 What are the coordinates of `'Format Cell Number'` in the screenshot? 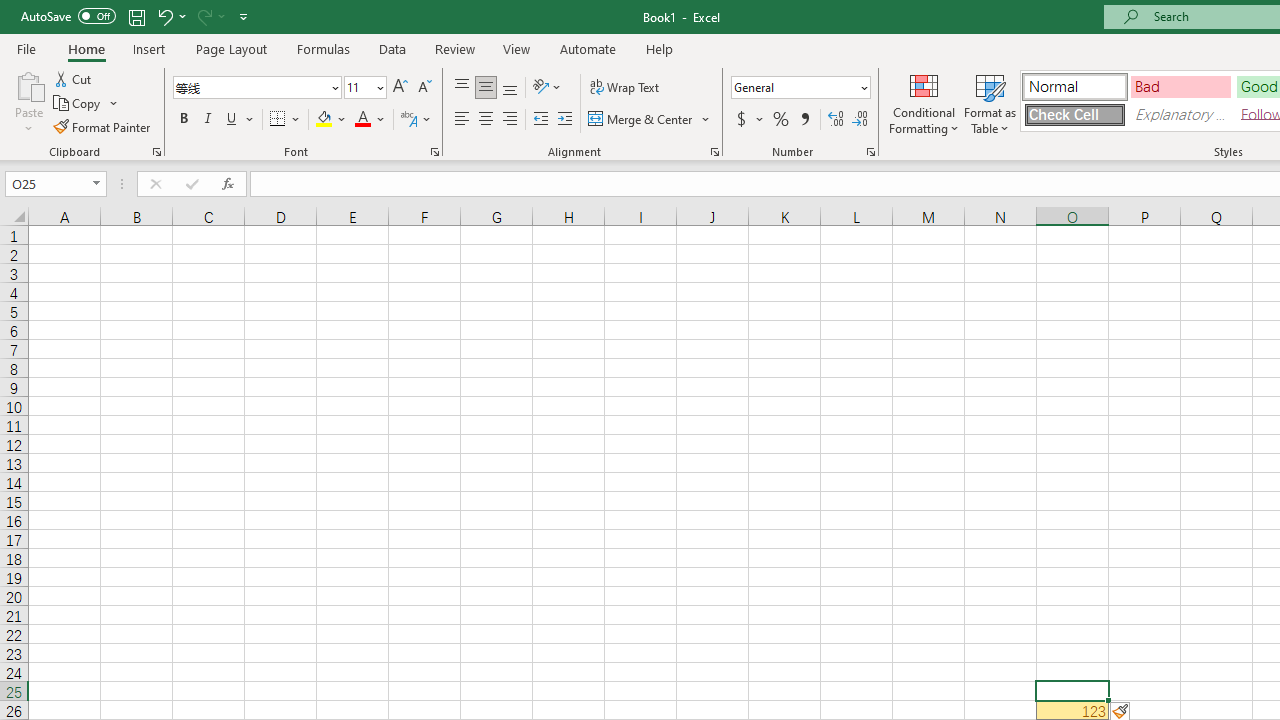 It's located at (871, 150).